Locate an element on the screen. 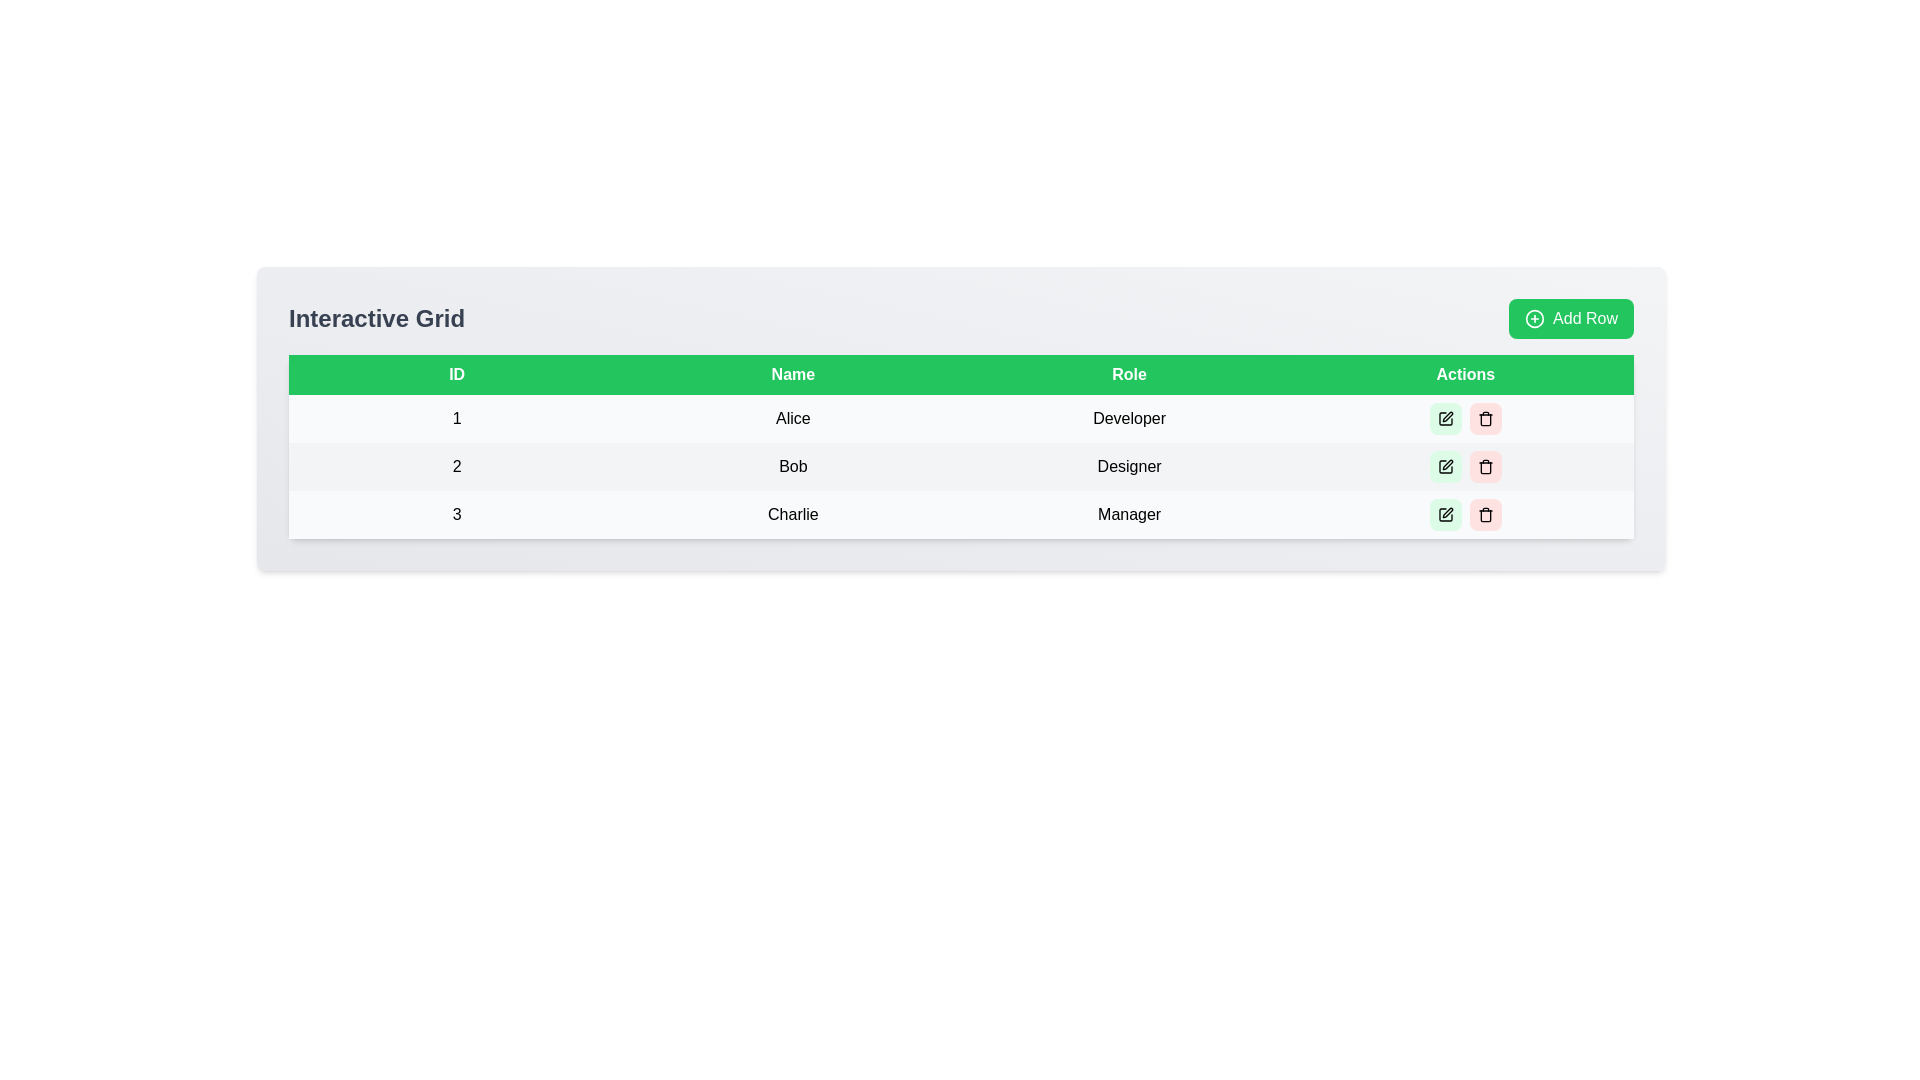 The width and height of the screenshot is (1920, 1080). the delete button for the data record of 'Charlie' as Manager is located at coordinates (1485, 514).